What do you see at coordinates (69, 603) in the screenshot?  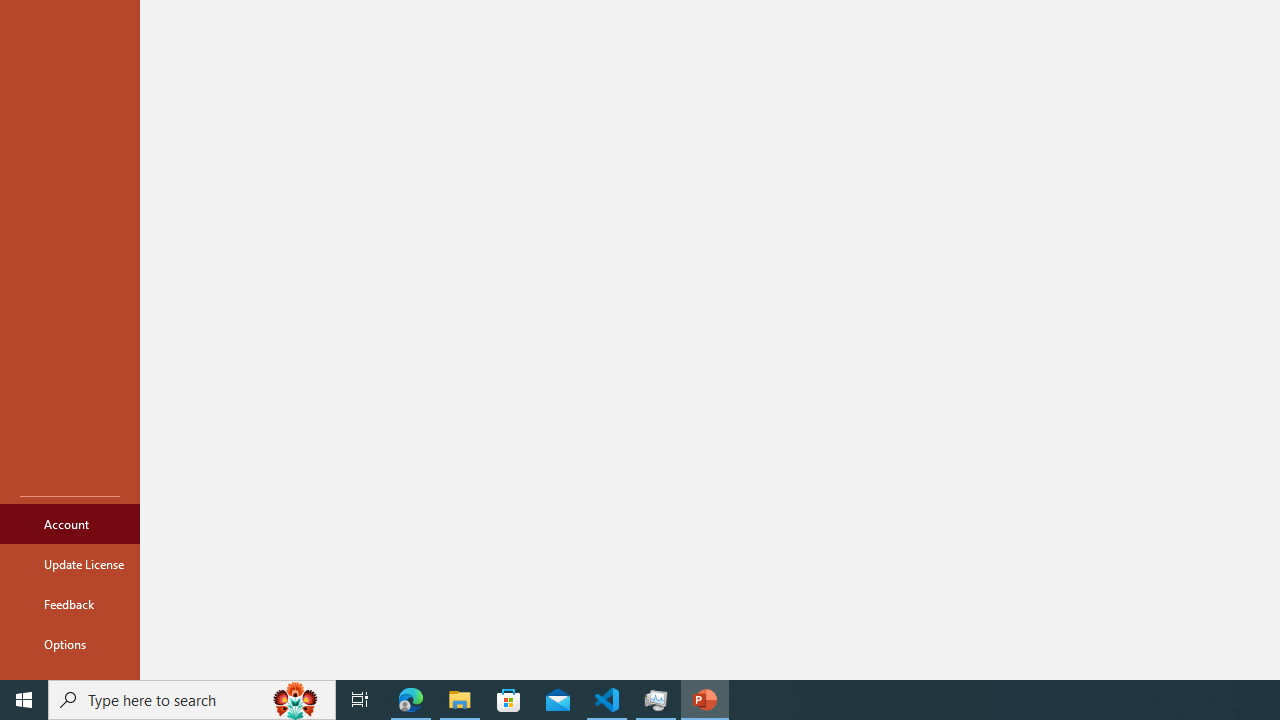 I see `'Feedback'` at bounding box center [69, 603].